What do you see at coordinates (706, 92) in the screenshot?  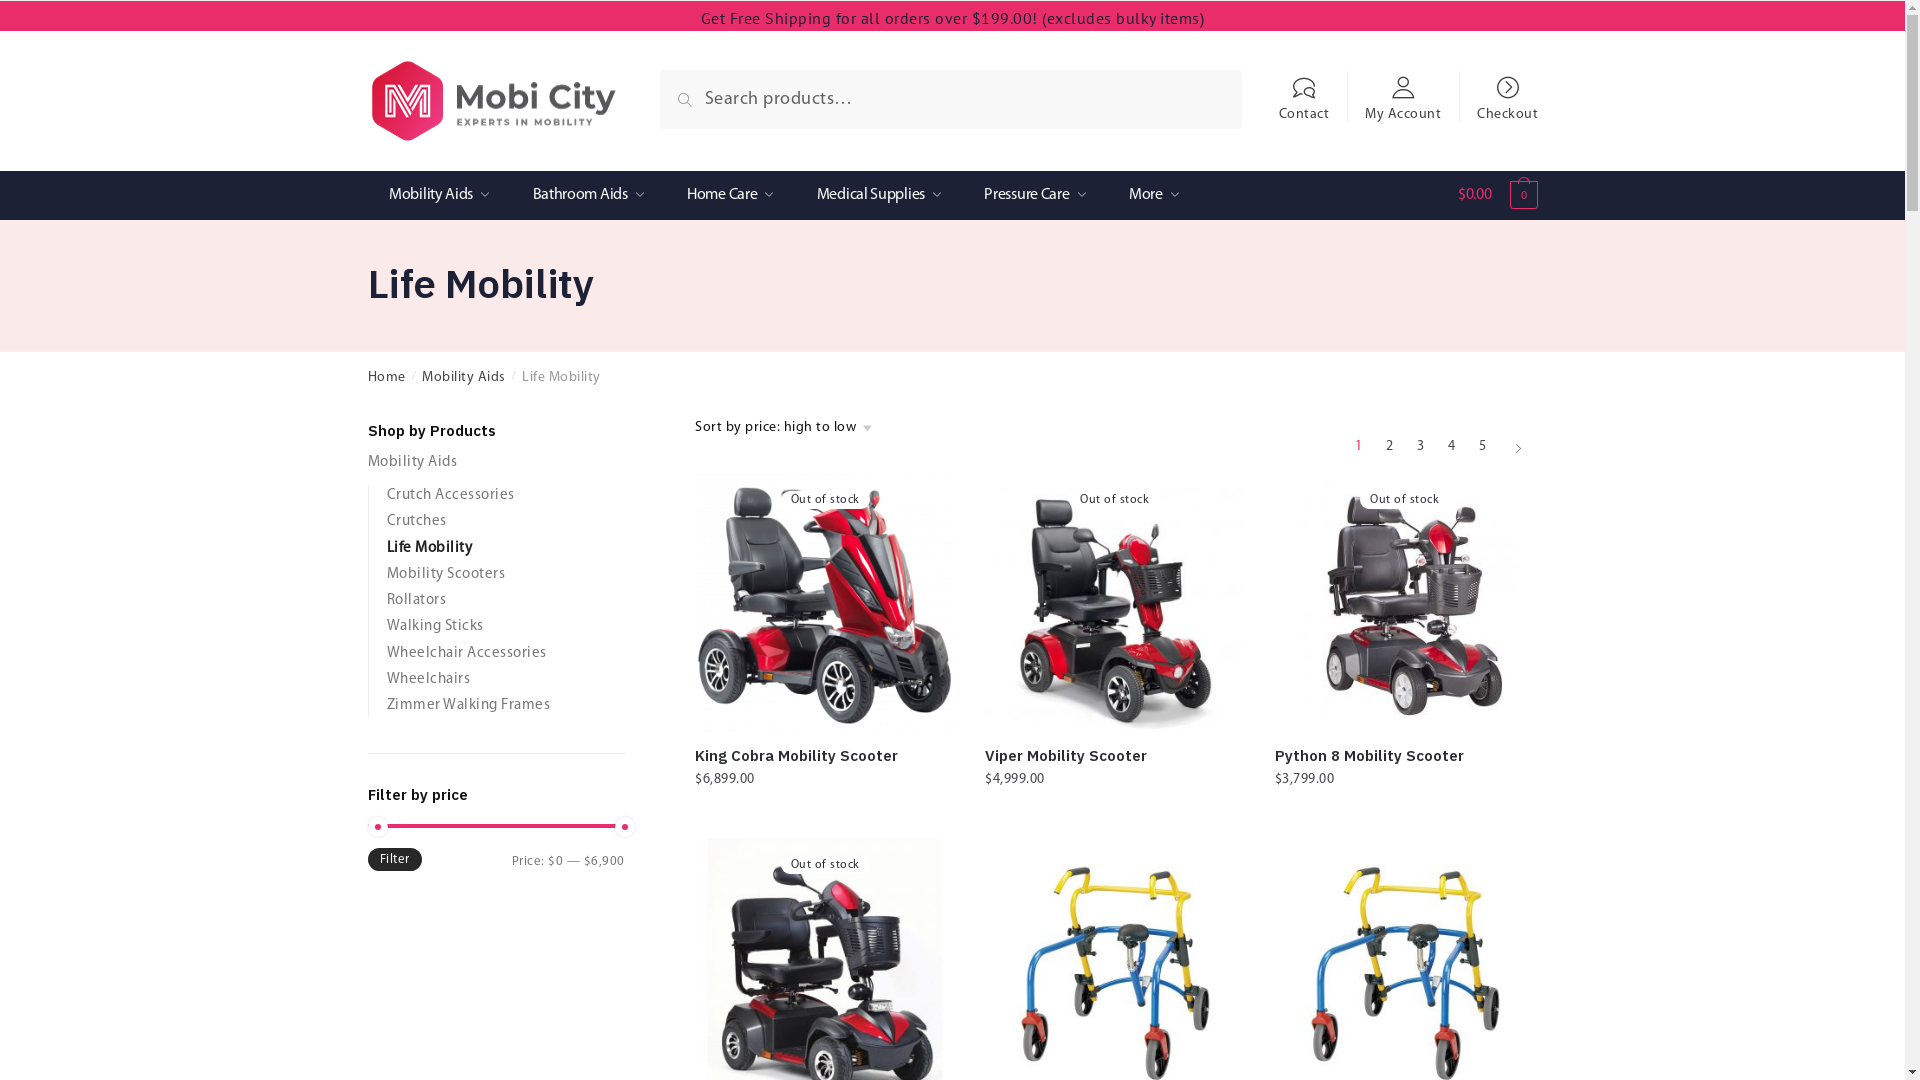 I see `'Search'` at bounding box center [706, 92].